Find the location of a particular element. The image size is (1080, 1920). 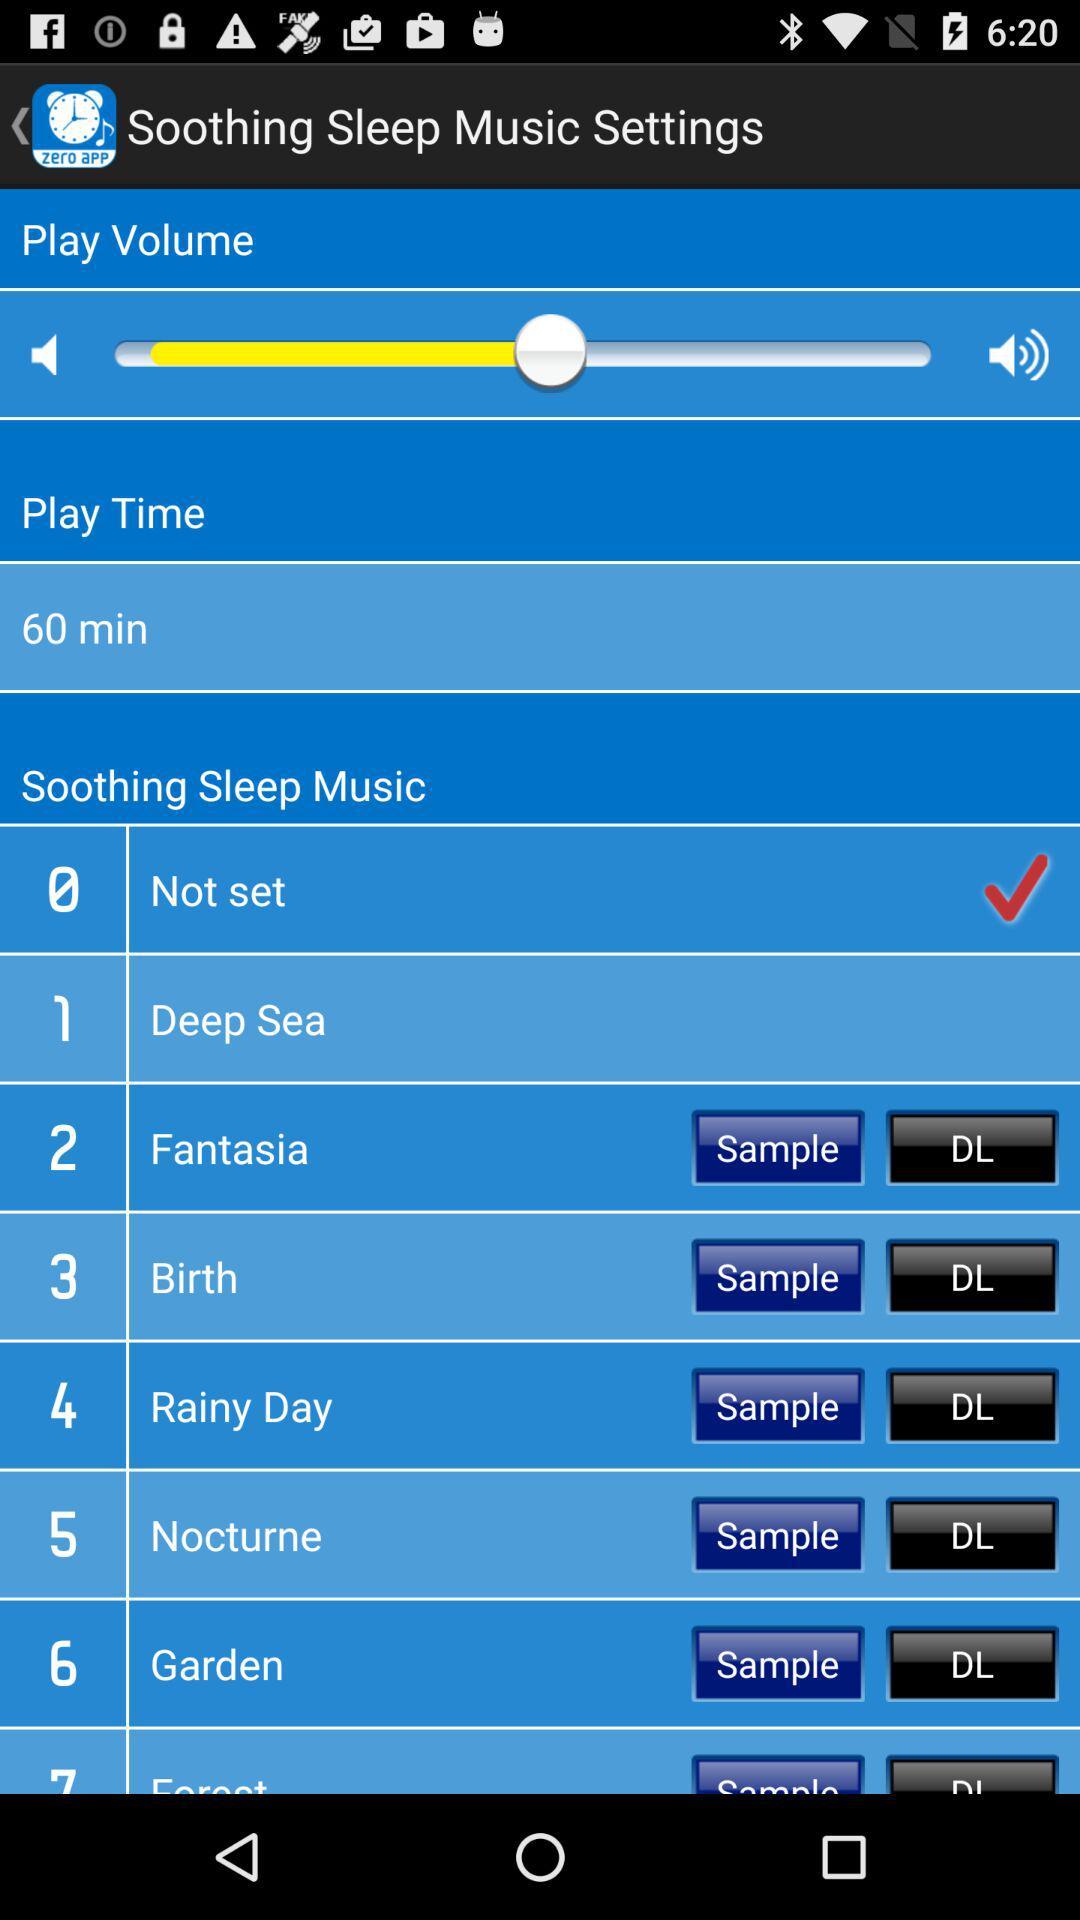

icon to the left of sample icon is located at coordinates (409, 1147).